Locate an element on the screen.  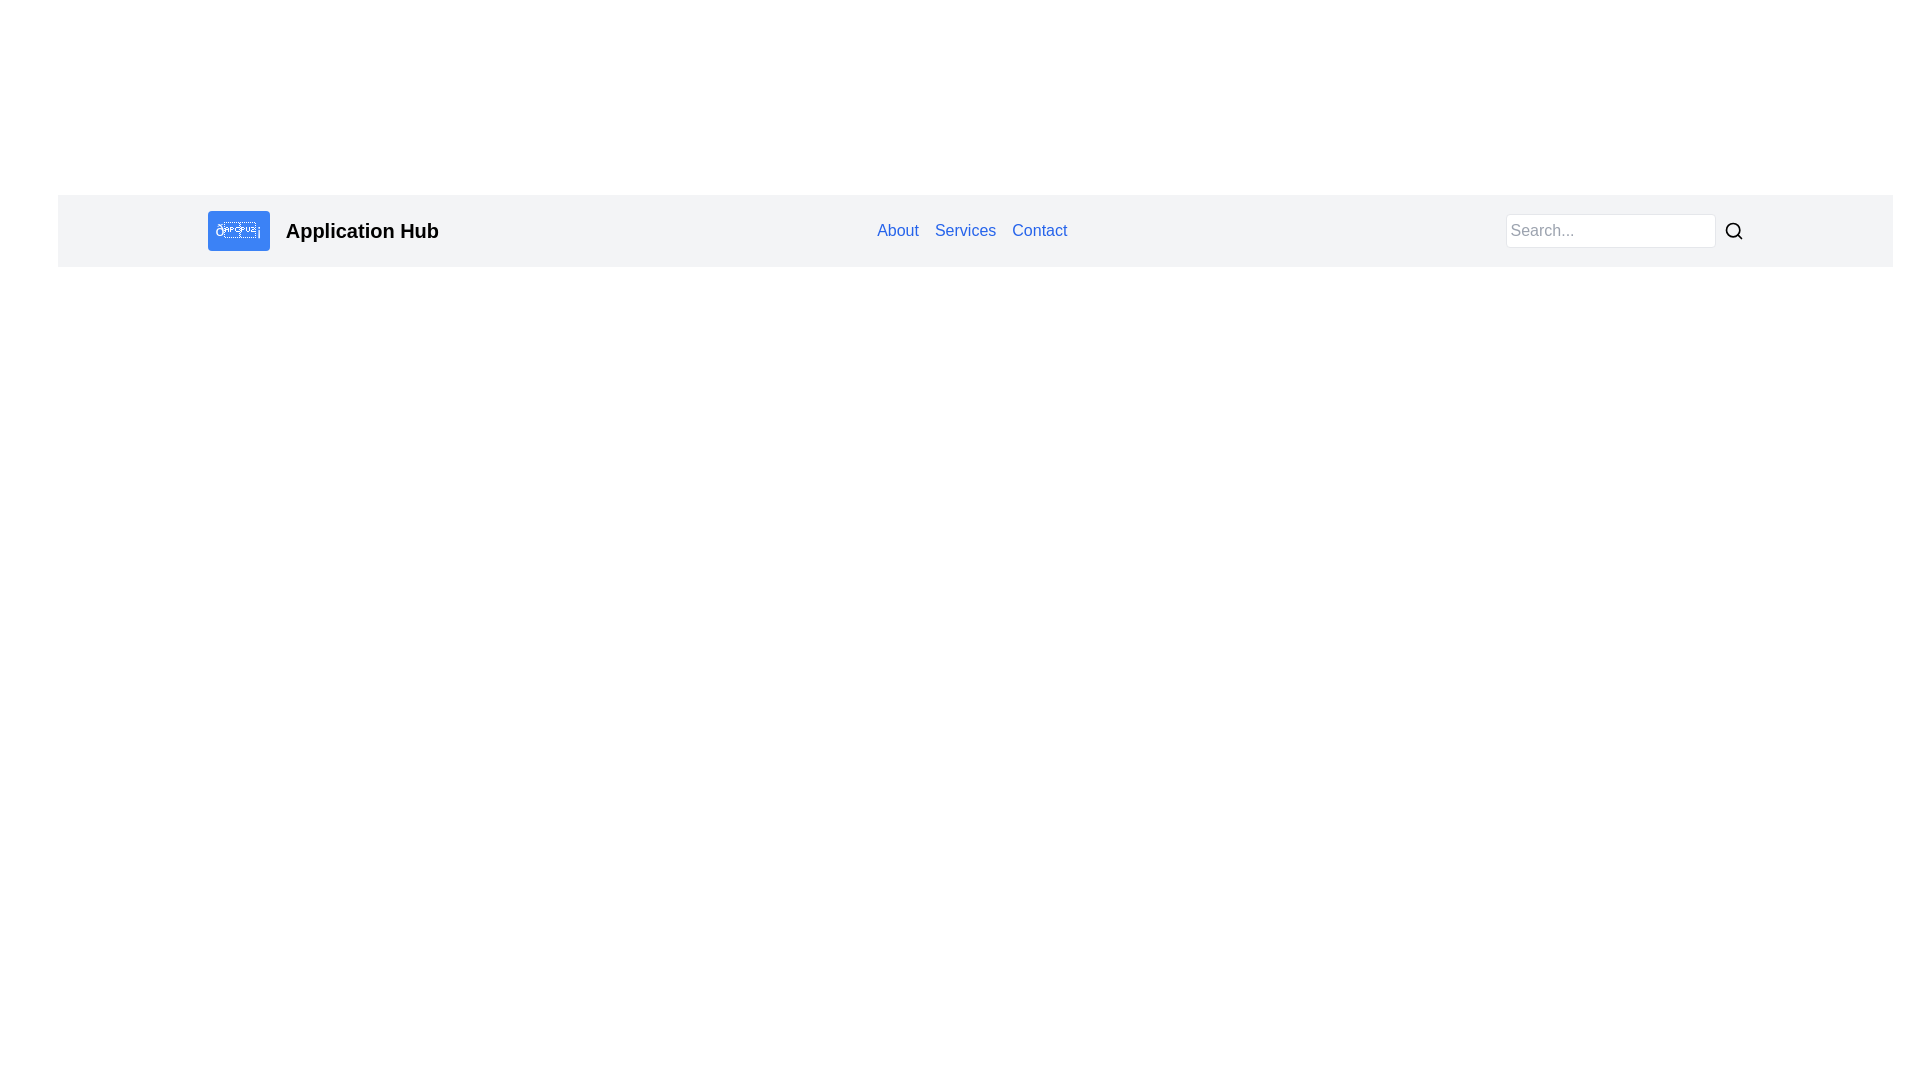
the magnifying glass icon, which is the larger circle at the center of the icon located at the far right of the header navigation bar is located at coordinates (1731, 229).